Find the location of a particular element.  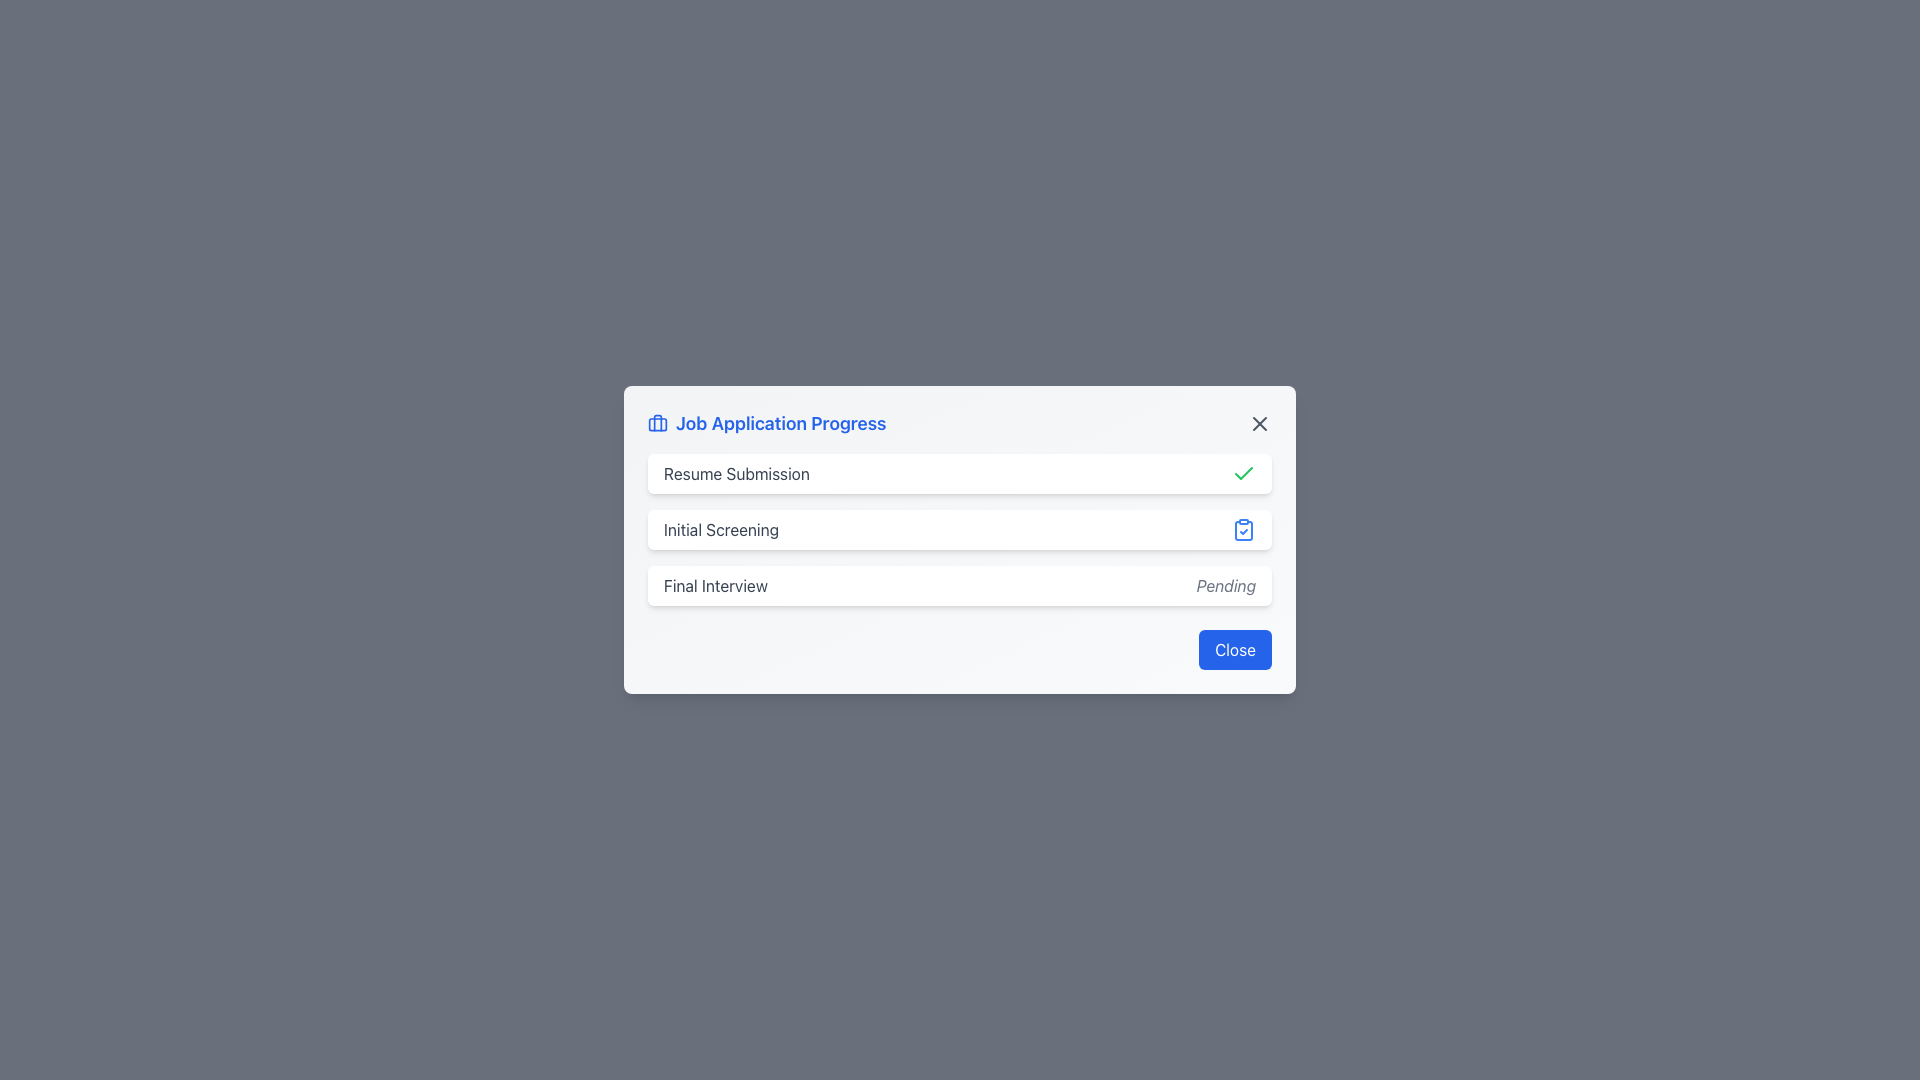

the 'X' button in the top-right corner of the 'Job Application Progress' modal is located at coordinates (1258, 423).